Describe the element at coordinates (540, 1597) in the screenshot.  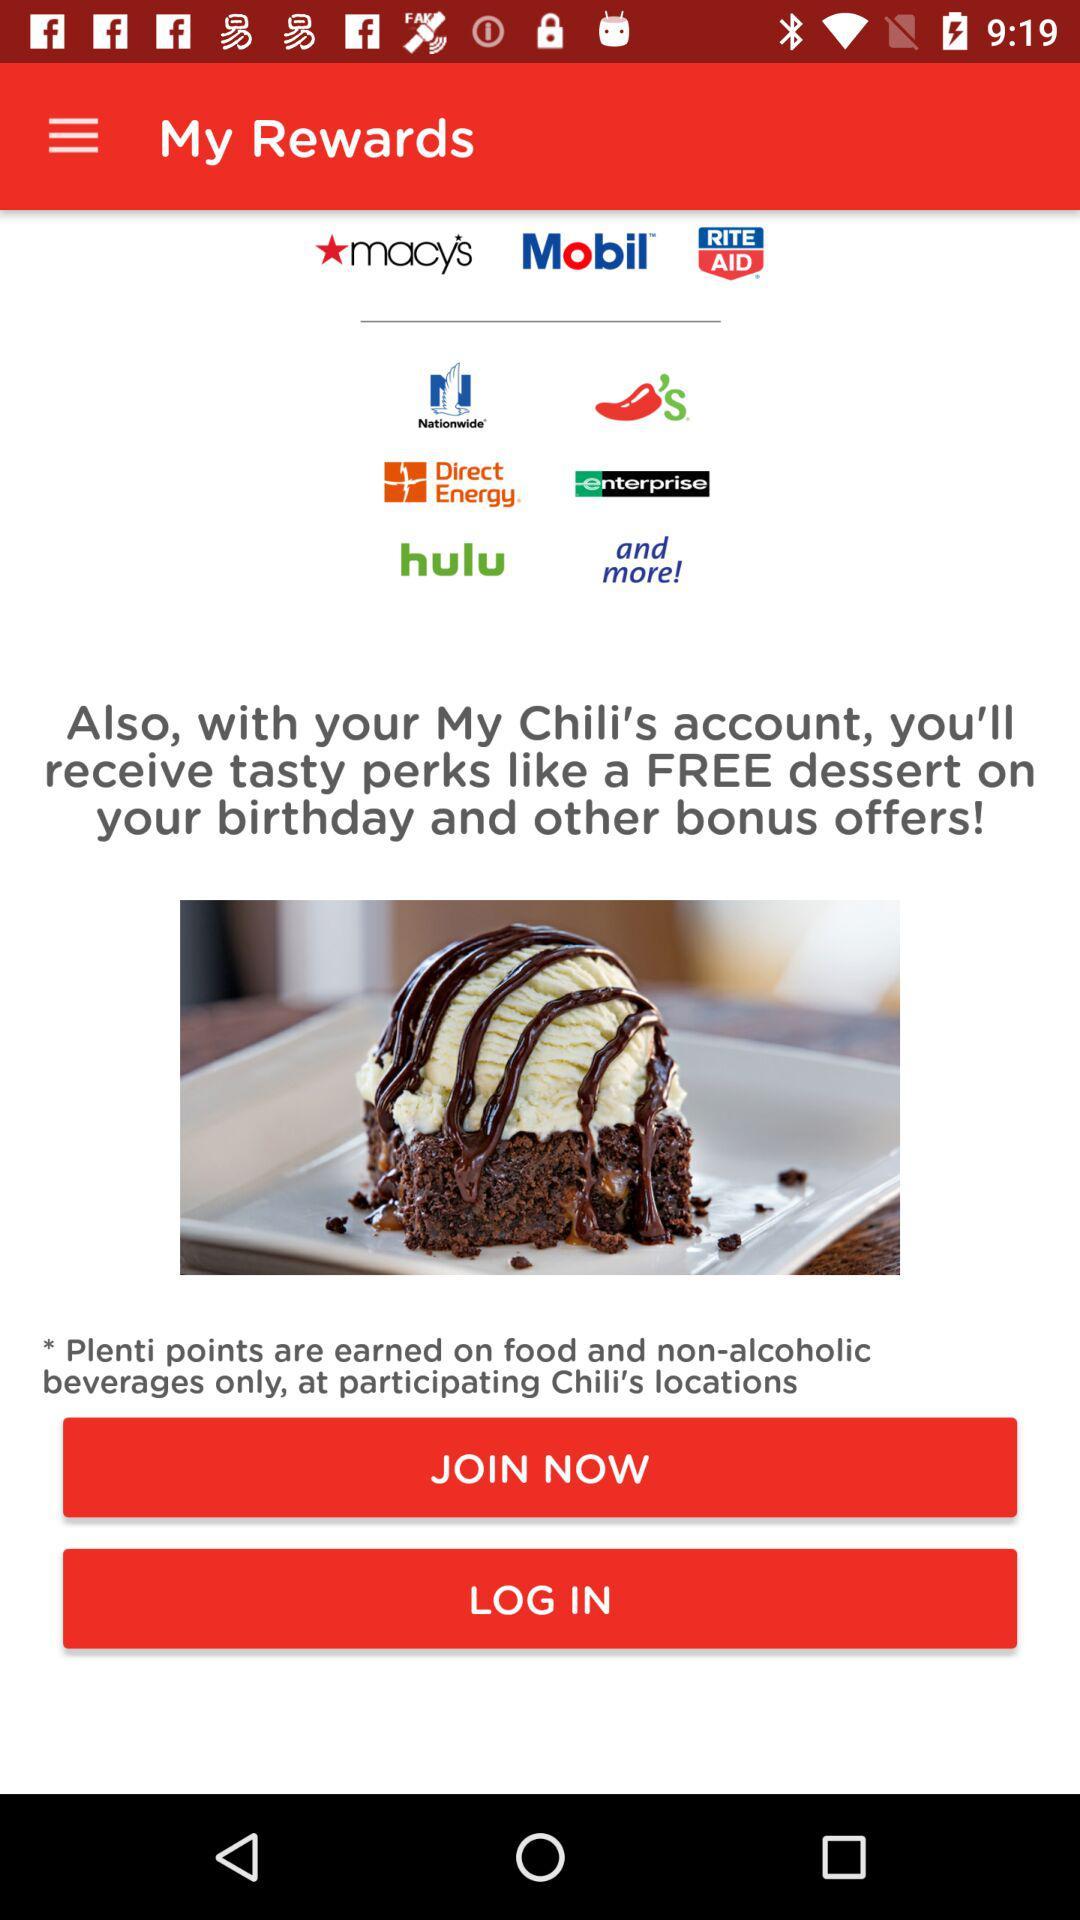
I see `the log in icon` at that location.